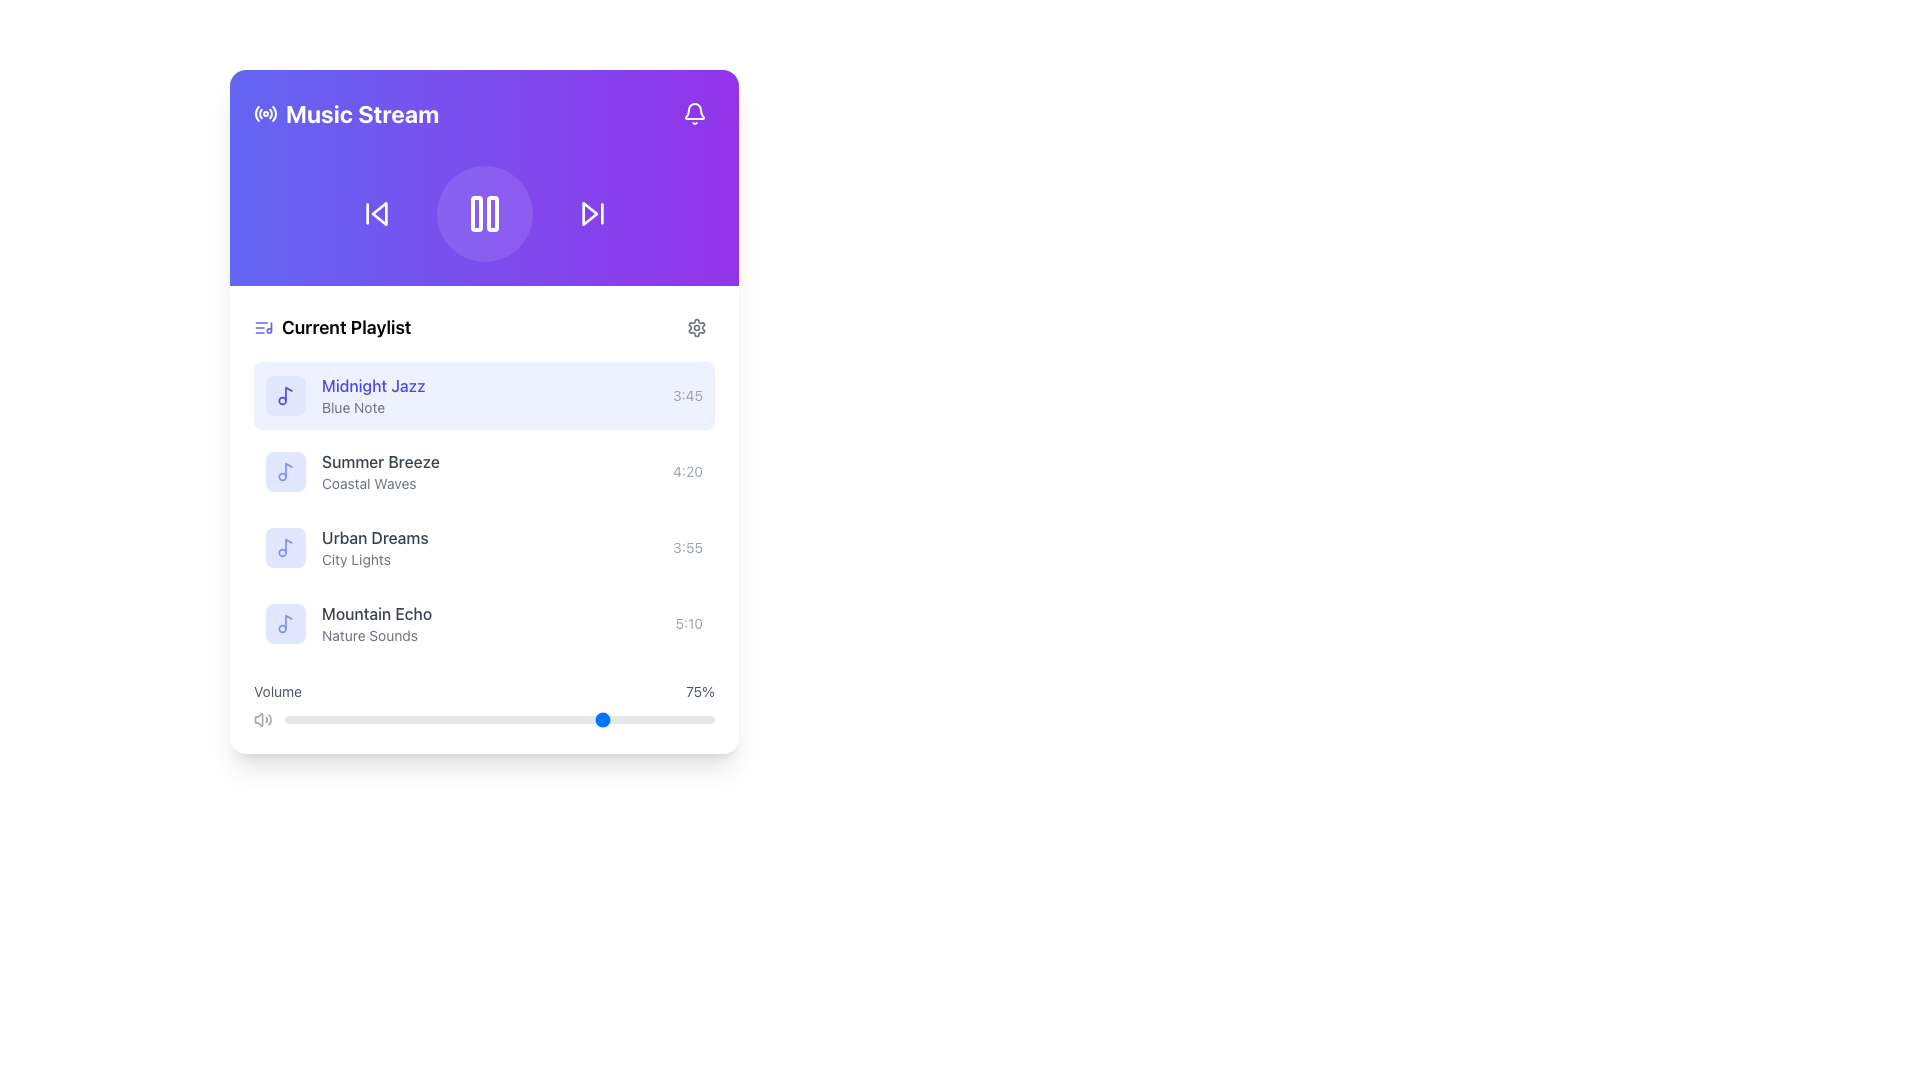 The width and height of the screenshot is (1920, 1080). I want to click on the volume slider, so click(434, 720).